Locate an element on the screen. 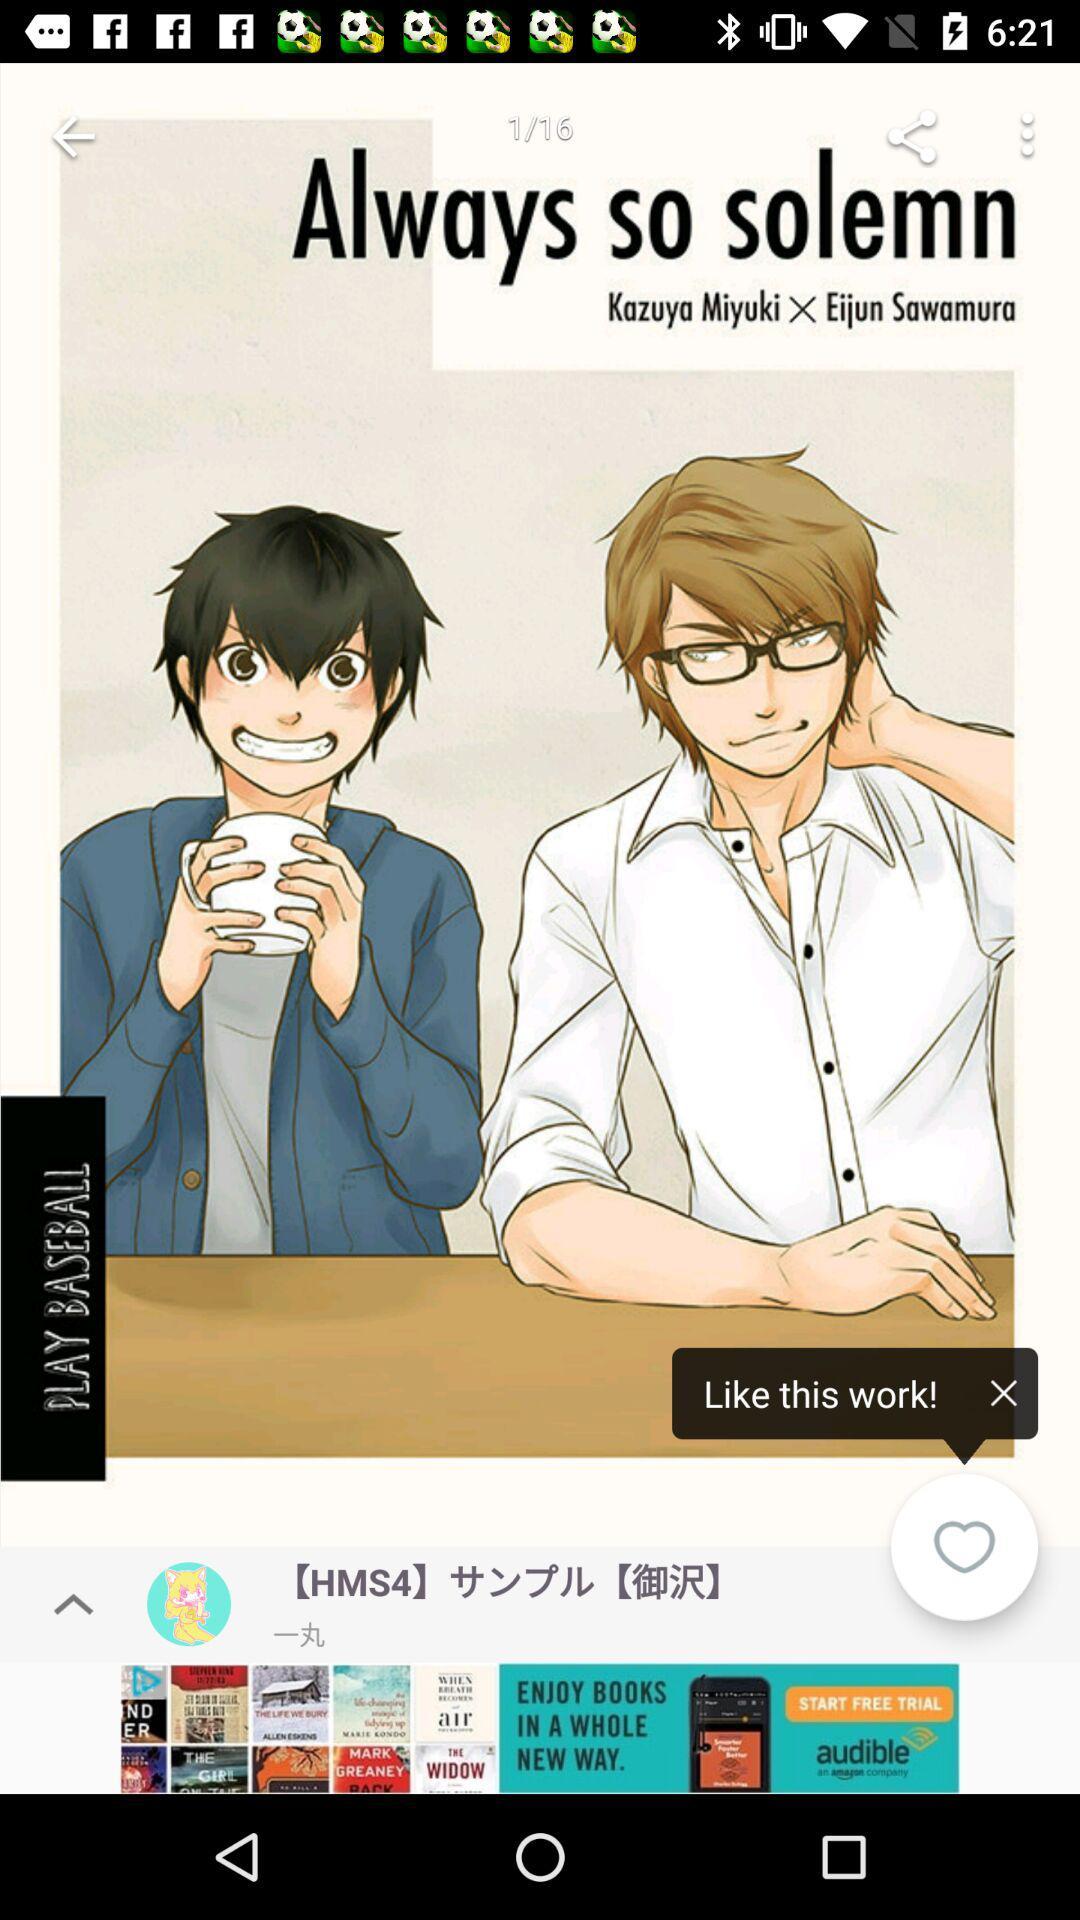  user avatar is located at coordinates (189, 1604).